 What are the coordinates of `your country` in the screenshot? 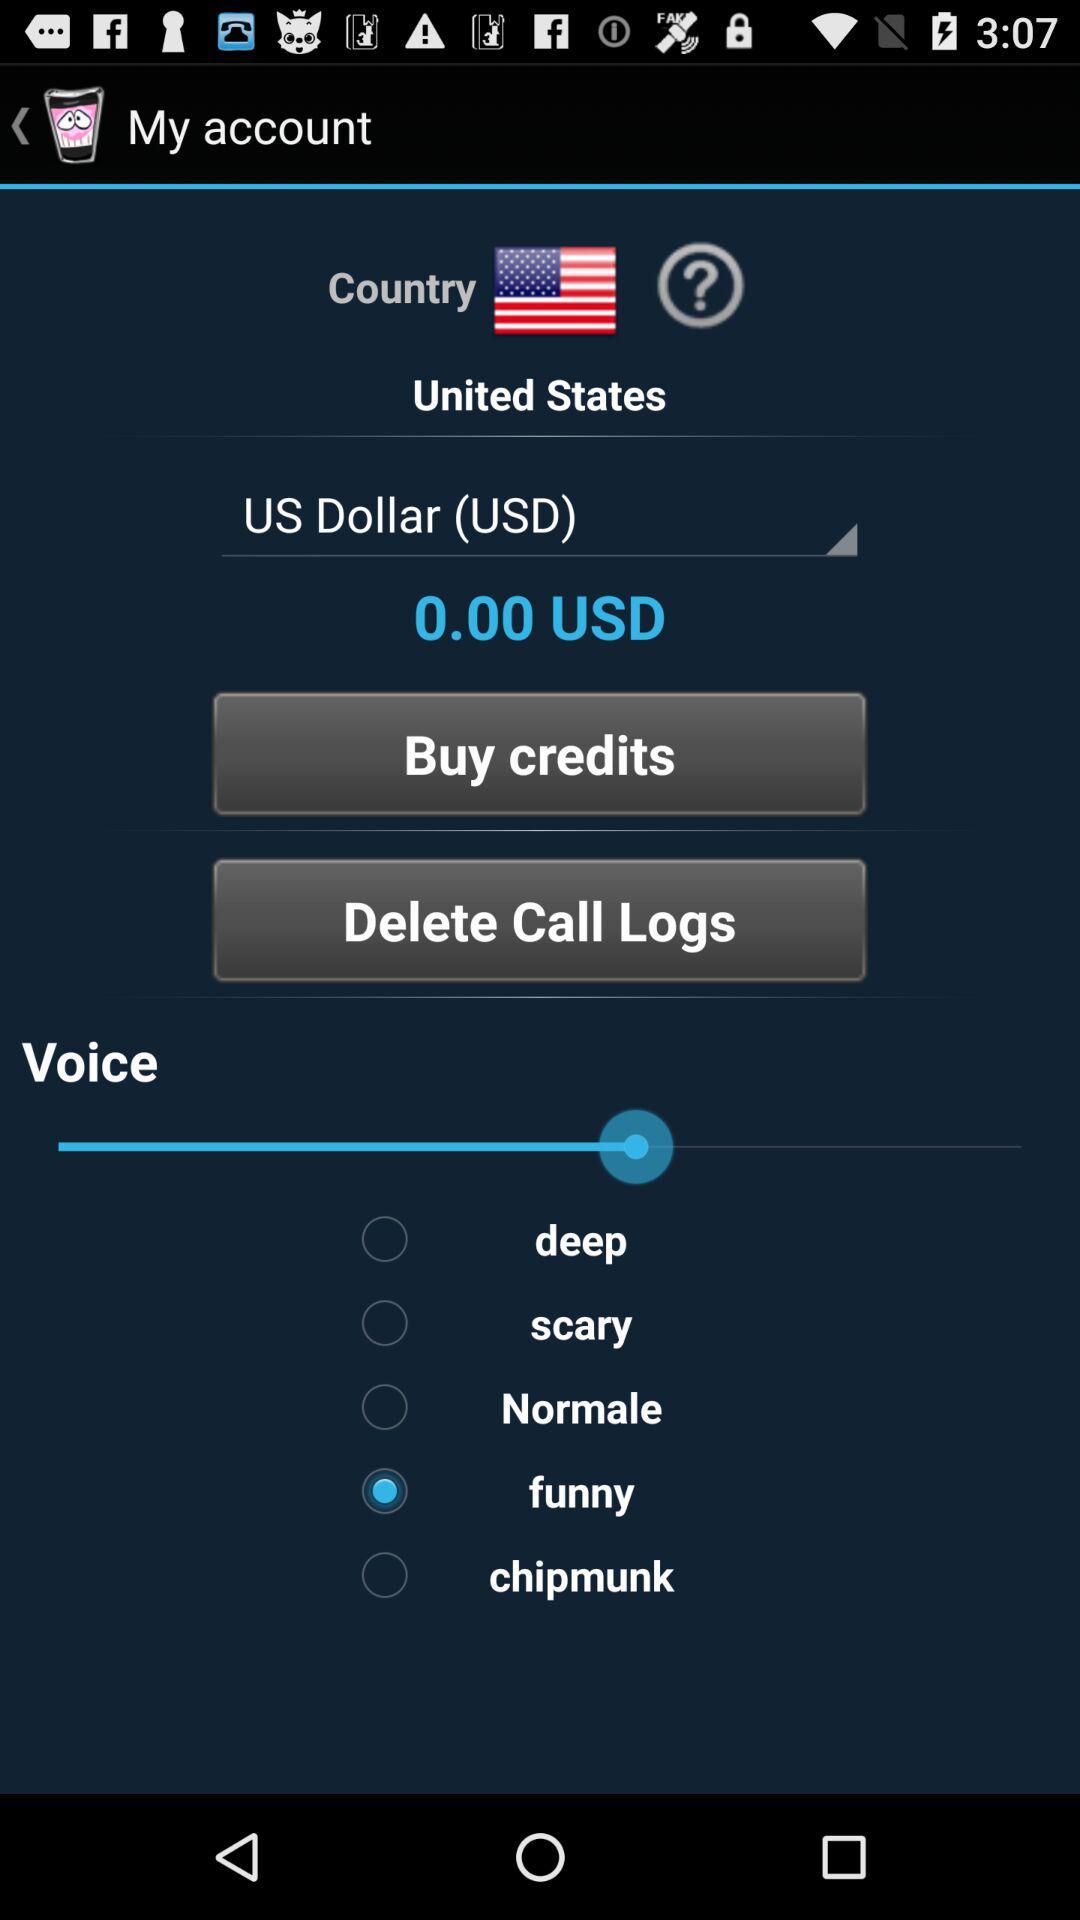 It's located at (555, 290).